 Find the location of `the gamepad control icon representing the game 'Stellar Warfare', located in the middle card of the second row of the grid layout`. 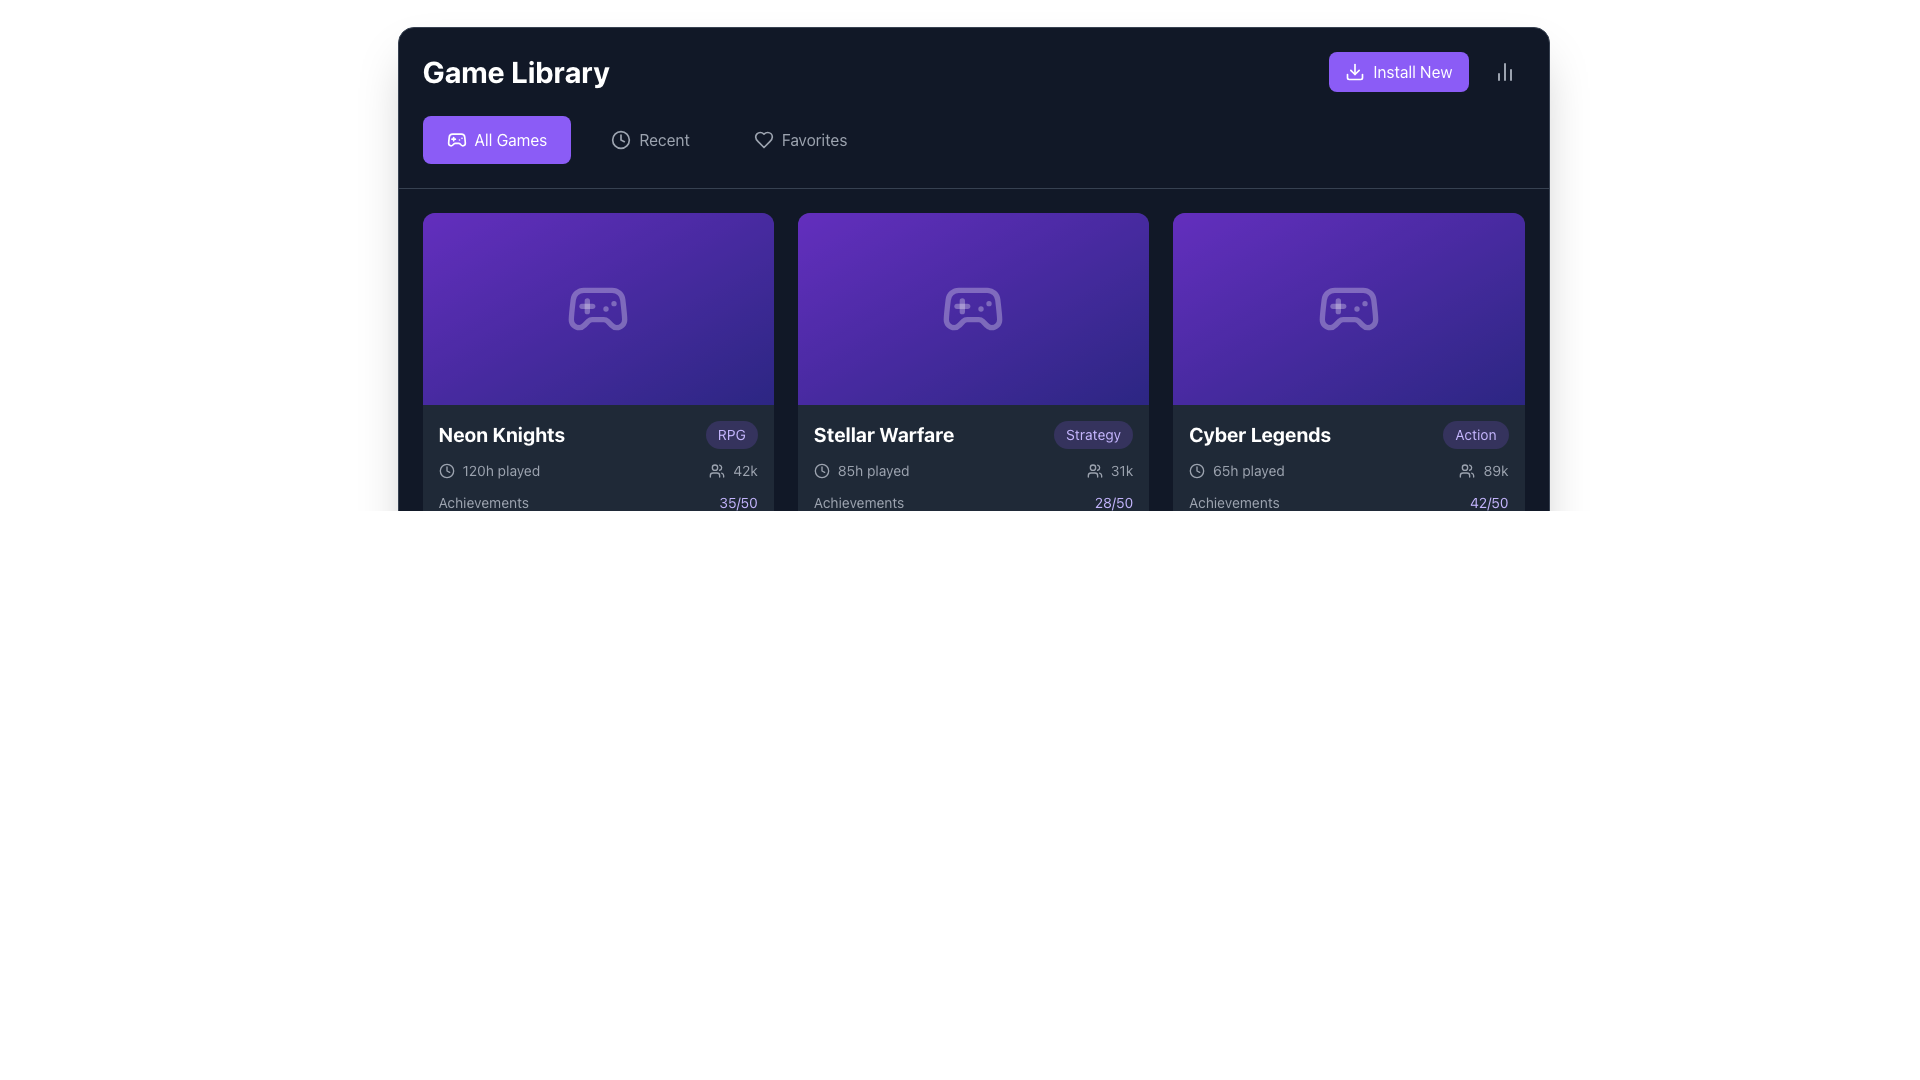

the gamepad control icon representing the game 'Stellar Warfare', located in the middle card of the second row of the grid layout is located at coordinates (973, 308).